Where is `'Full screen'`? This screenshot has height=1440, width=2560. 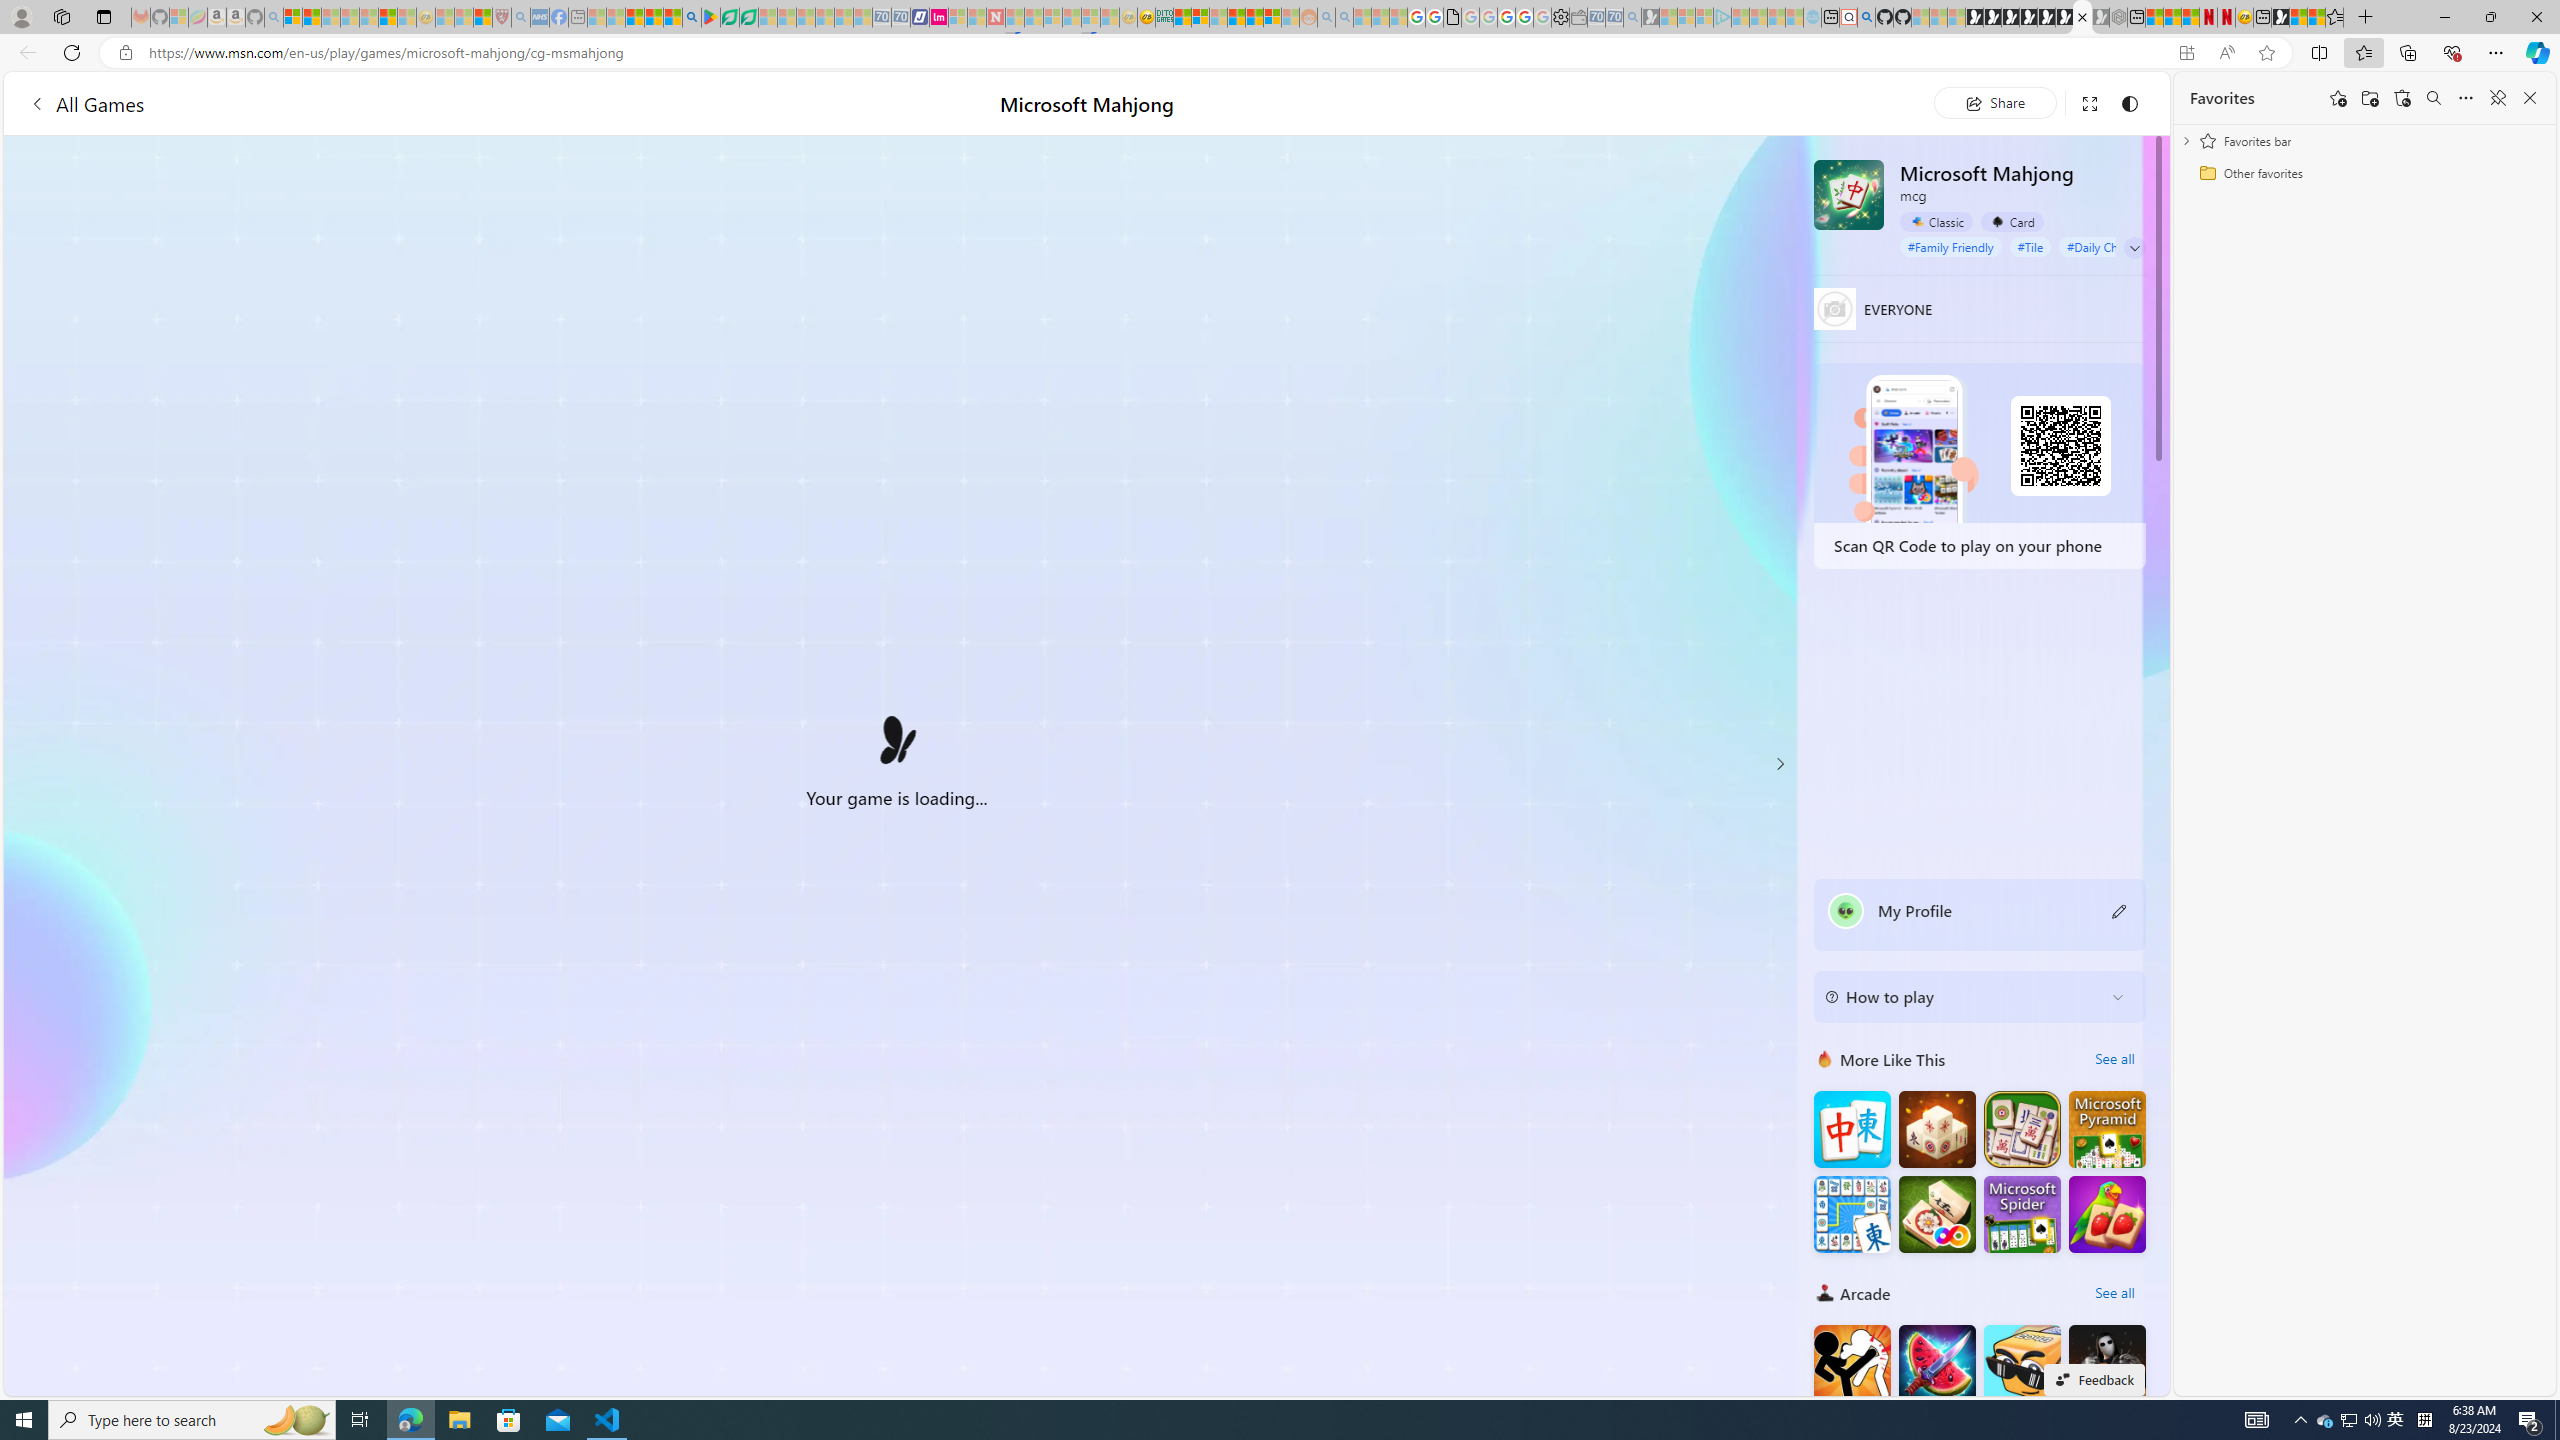 'Full screen' is located at coordinates (2087, 102).